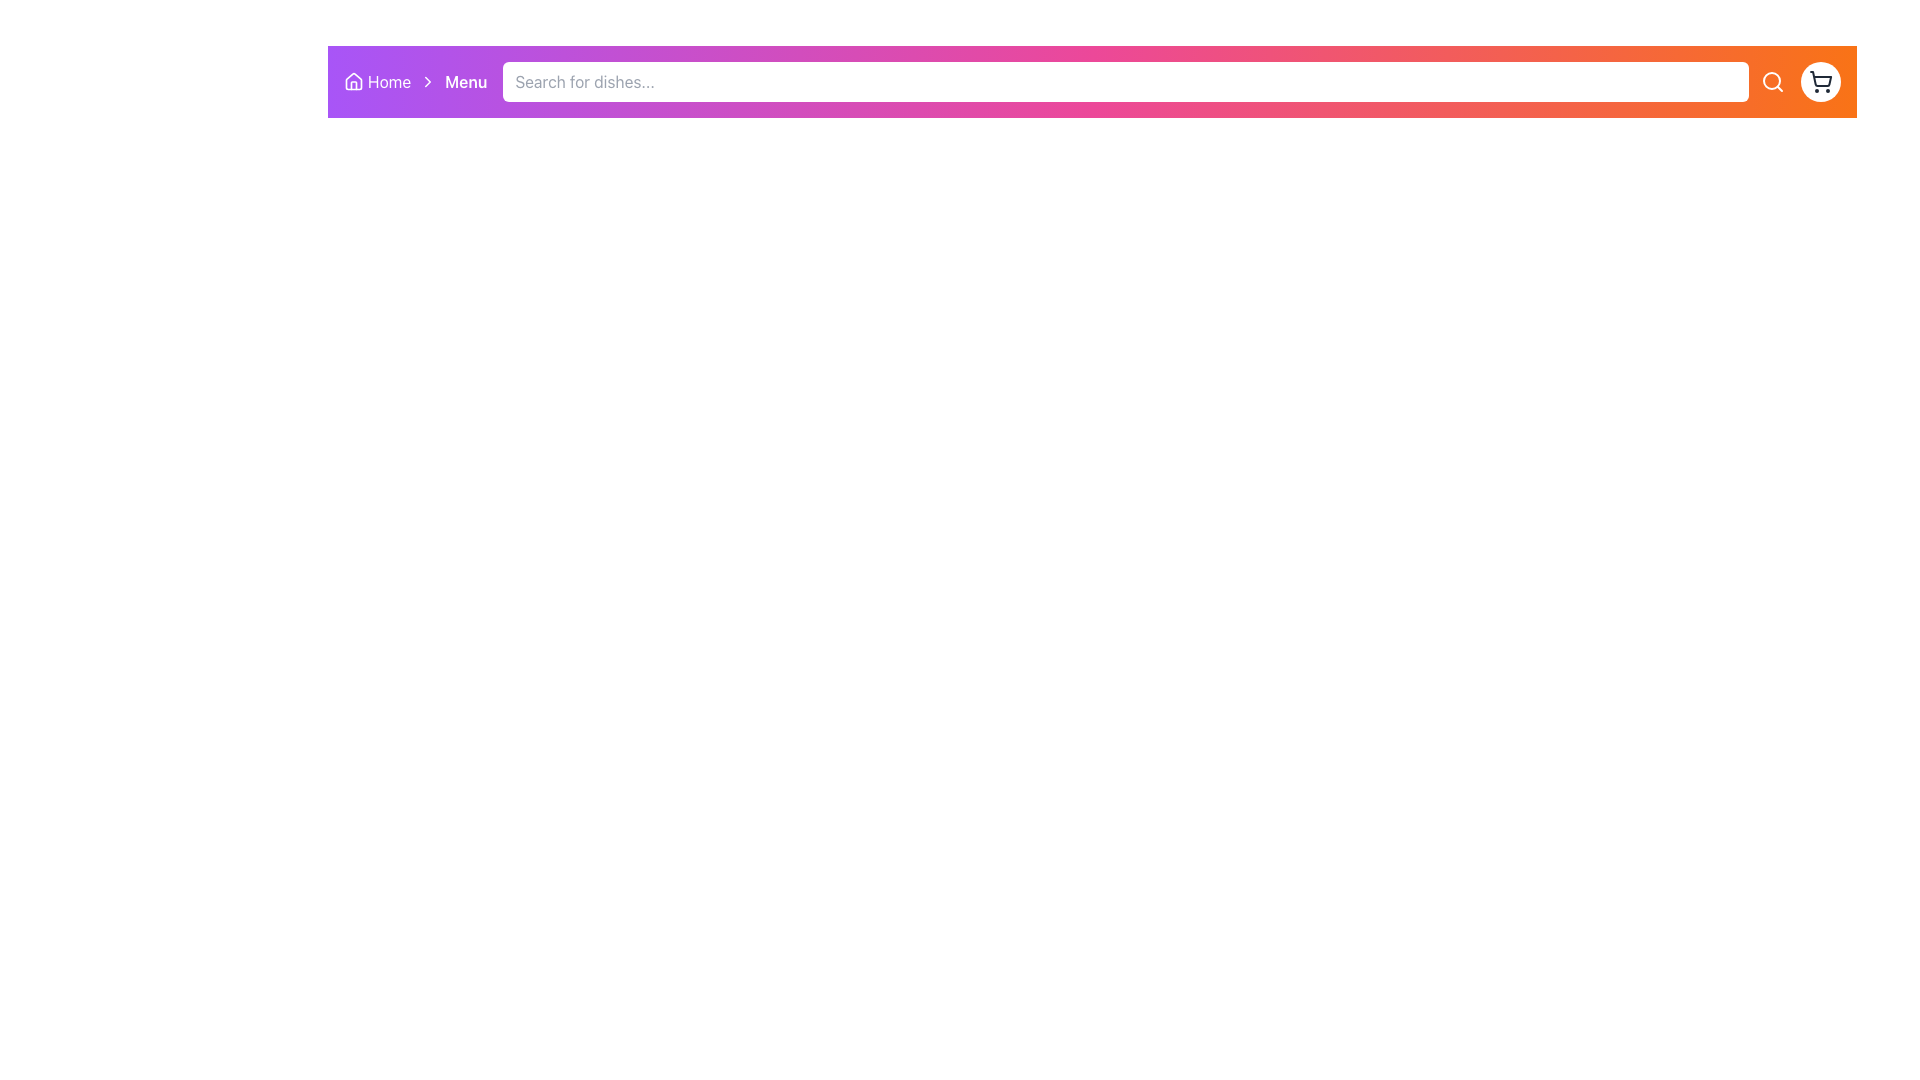  I want to click on the Chevron Icon located at the right side of the 'Menu' label in the navigation bar, so click(427, 80).